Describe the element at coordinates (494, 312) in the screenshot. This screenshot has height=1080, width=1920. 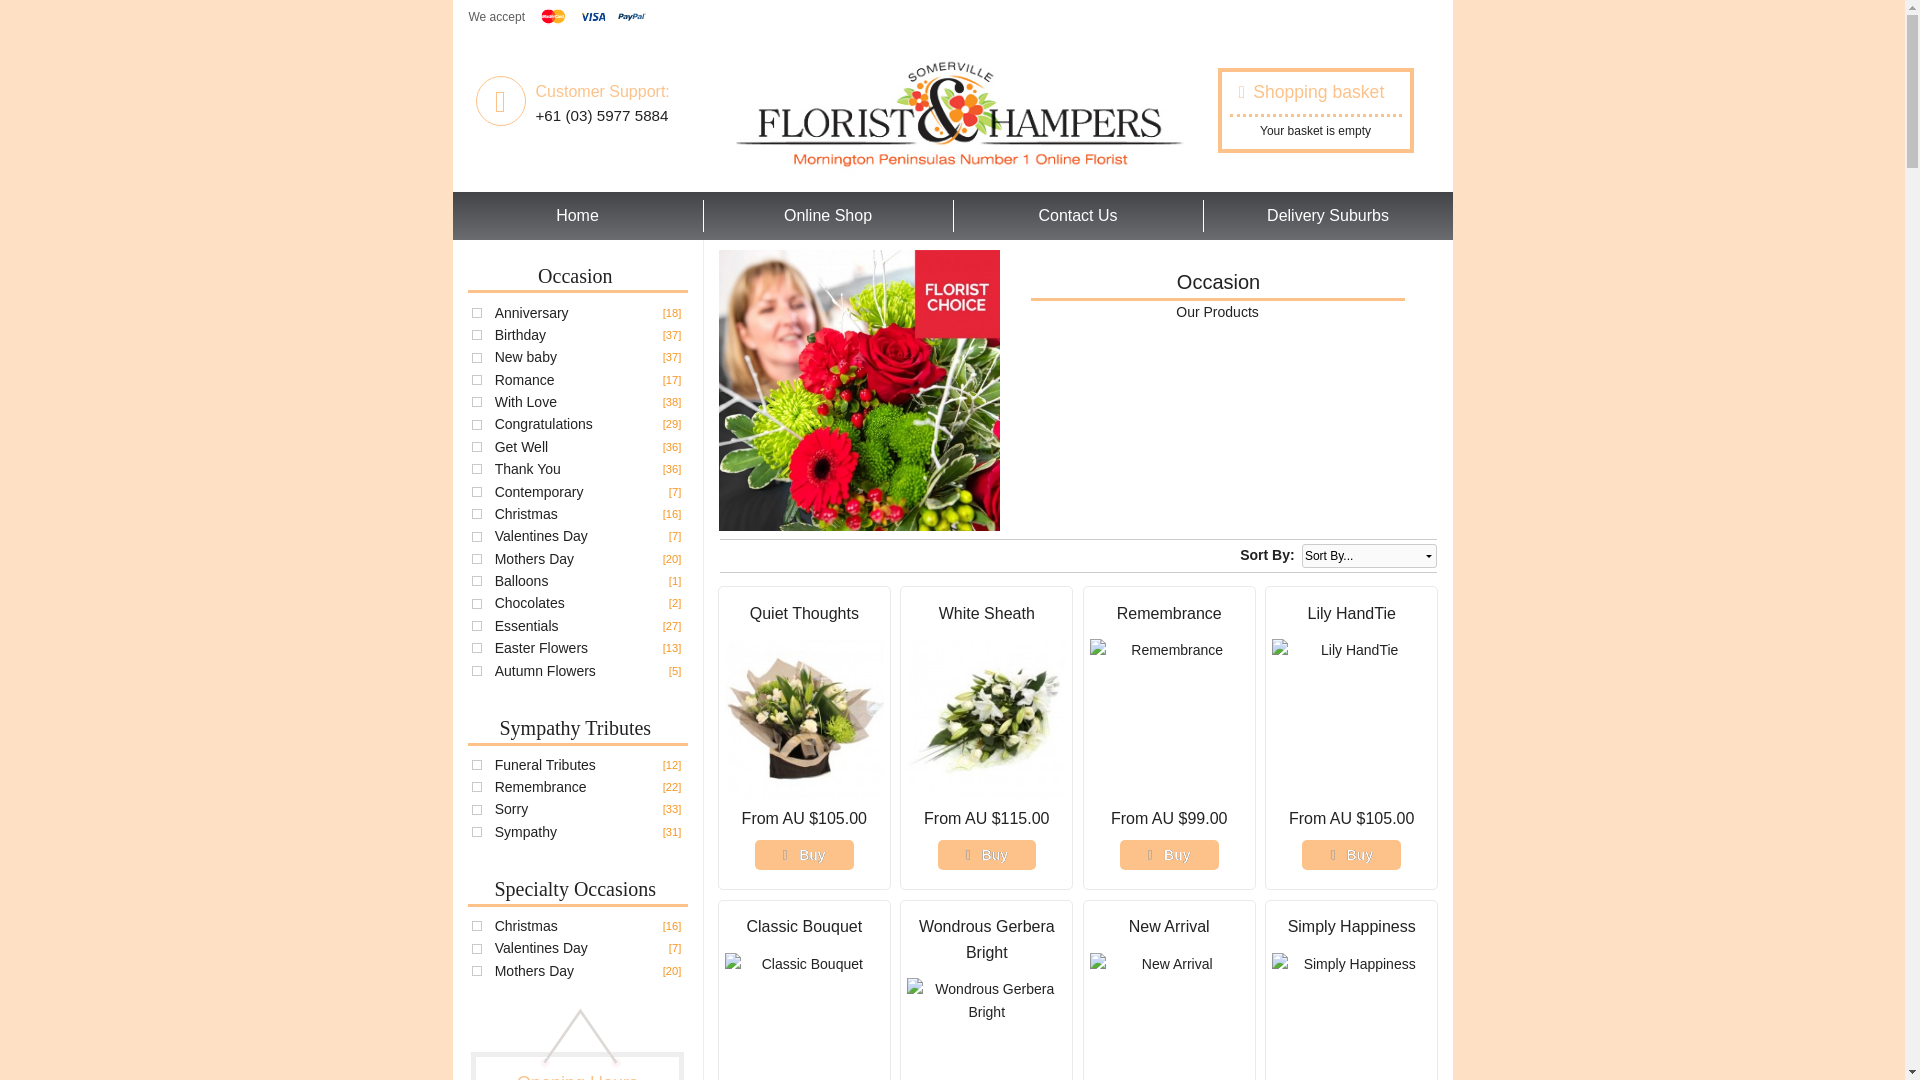
I see `'Anniversary` at that location.